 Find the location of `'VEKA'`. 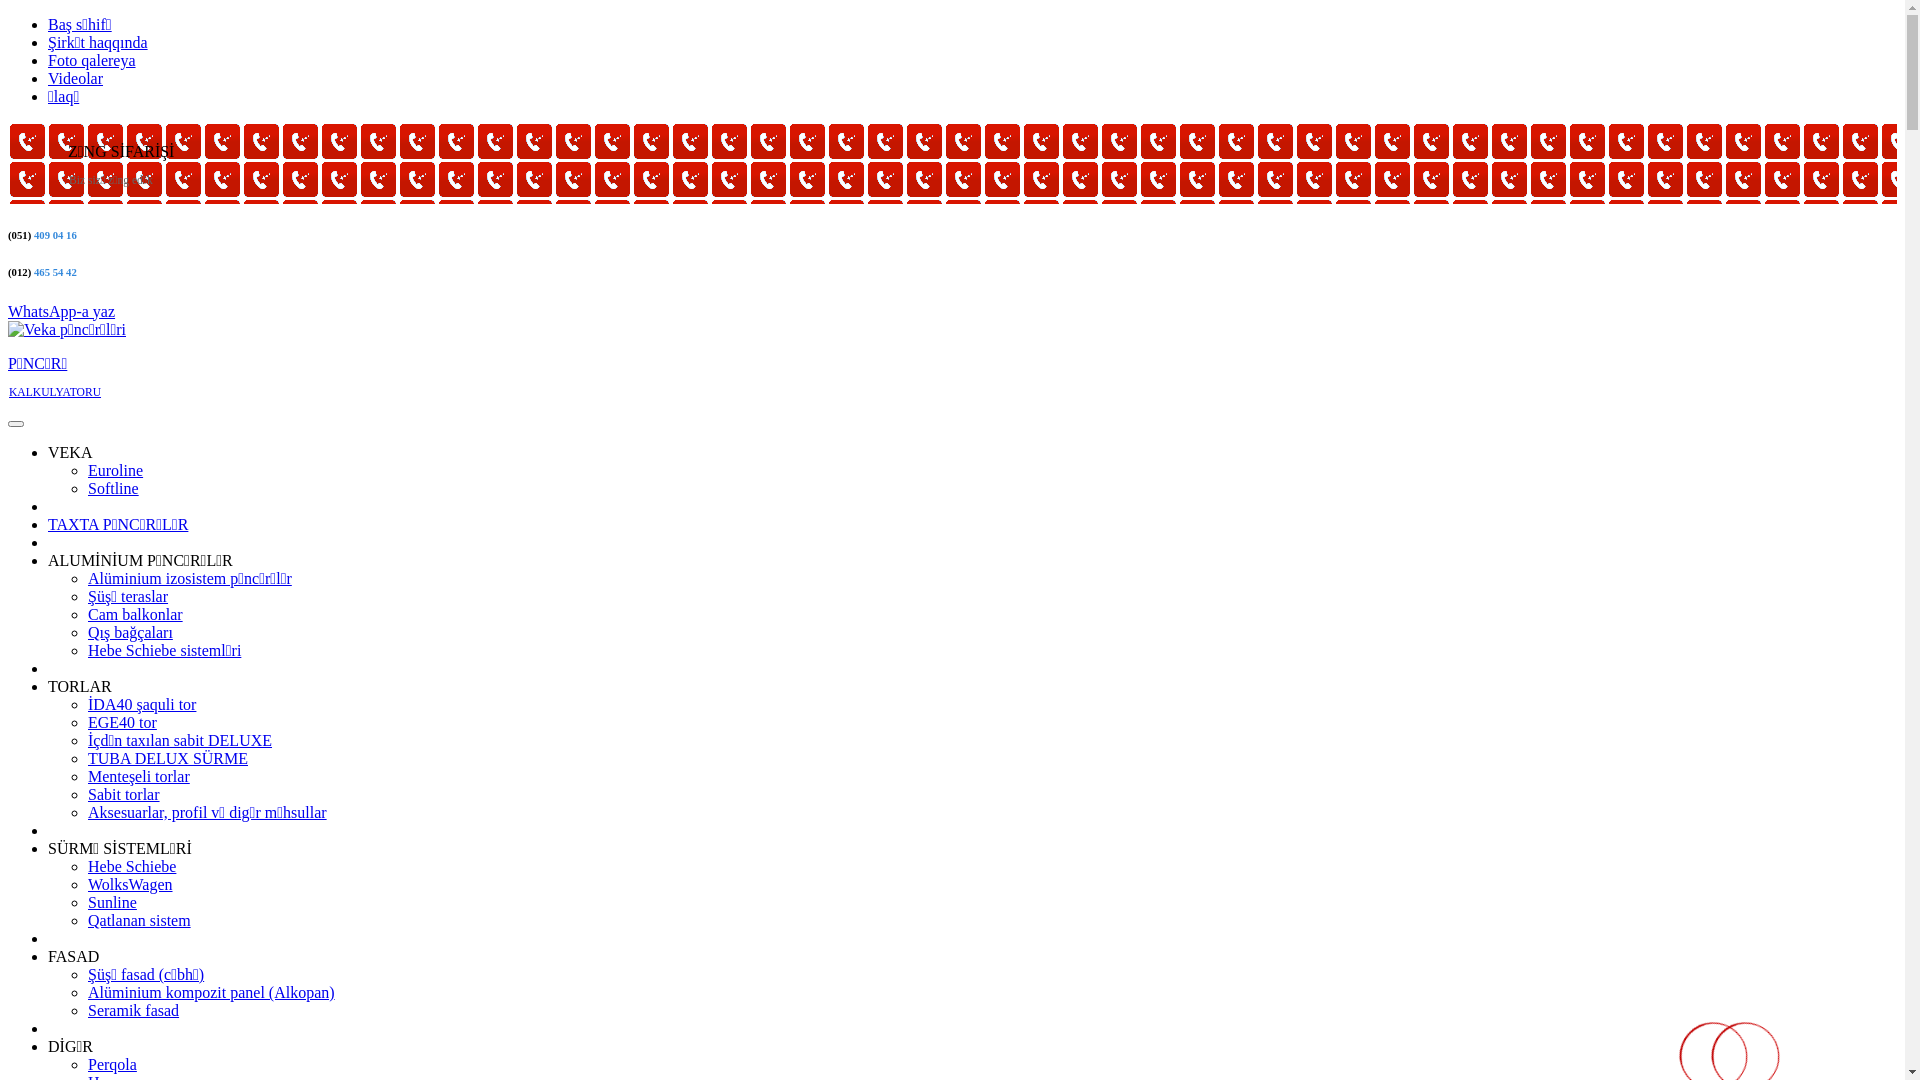

'VEKA' is located at coordinates (70, 452).